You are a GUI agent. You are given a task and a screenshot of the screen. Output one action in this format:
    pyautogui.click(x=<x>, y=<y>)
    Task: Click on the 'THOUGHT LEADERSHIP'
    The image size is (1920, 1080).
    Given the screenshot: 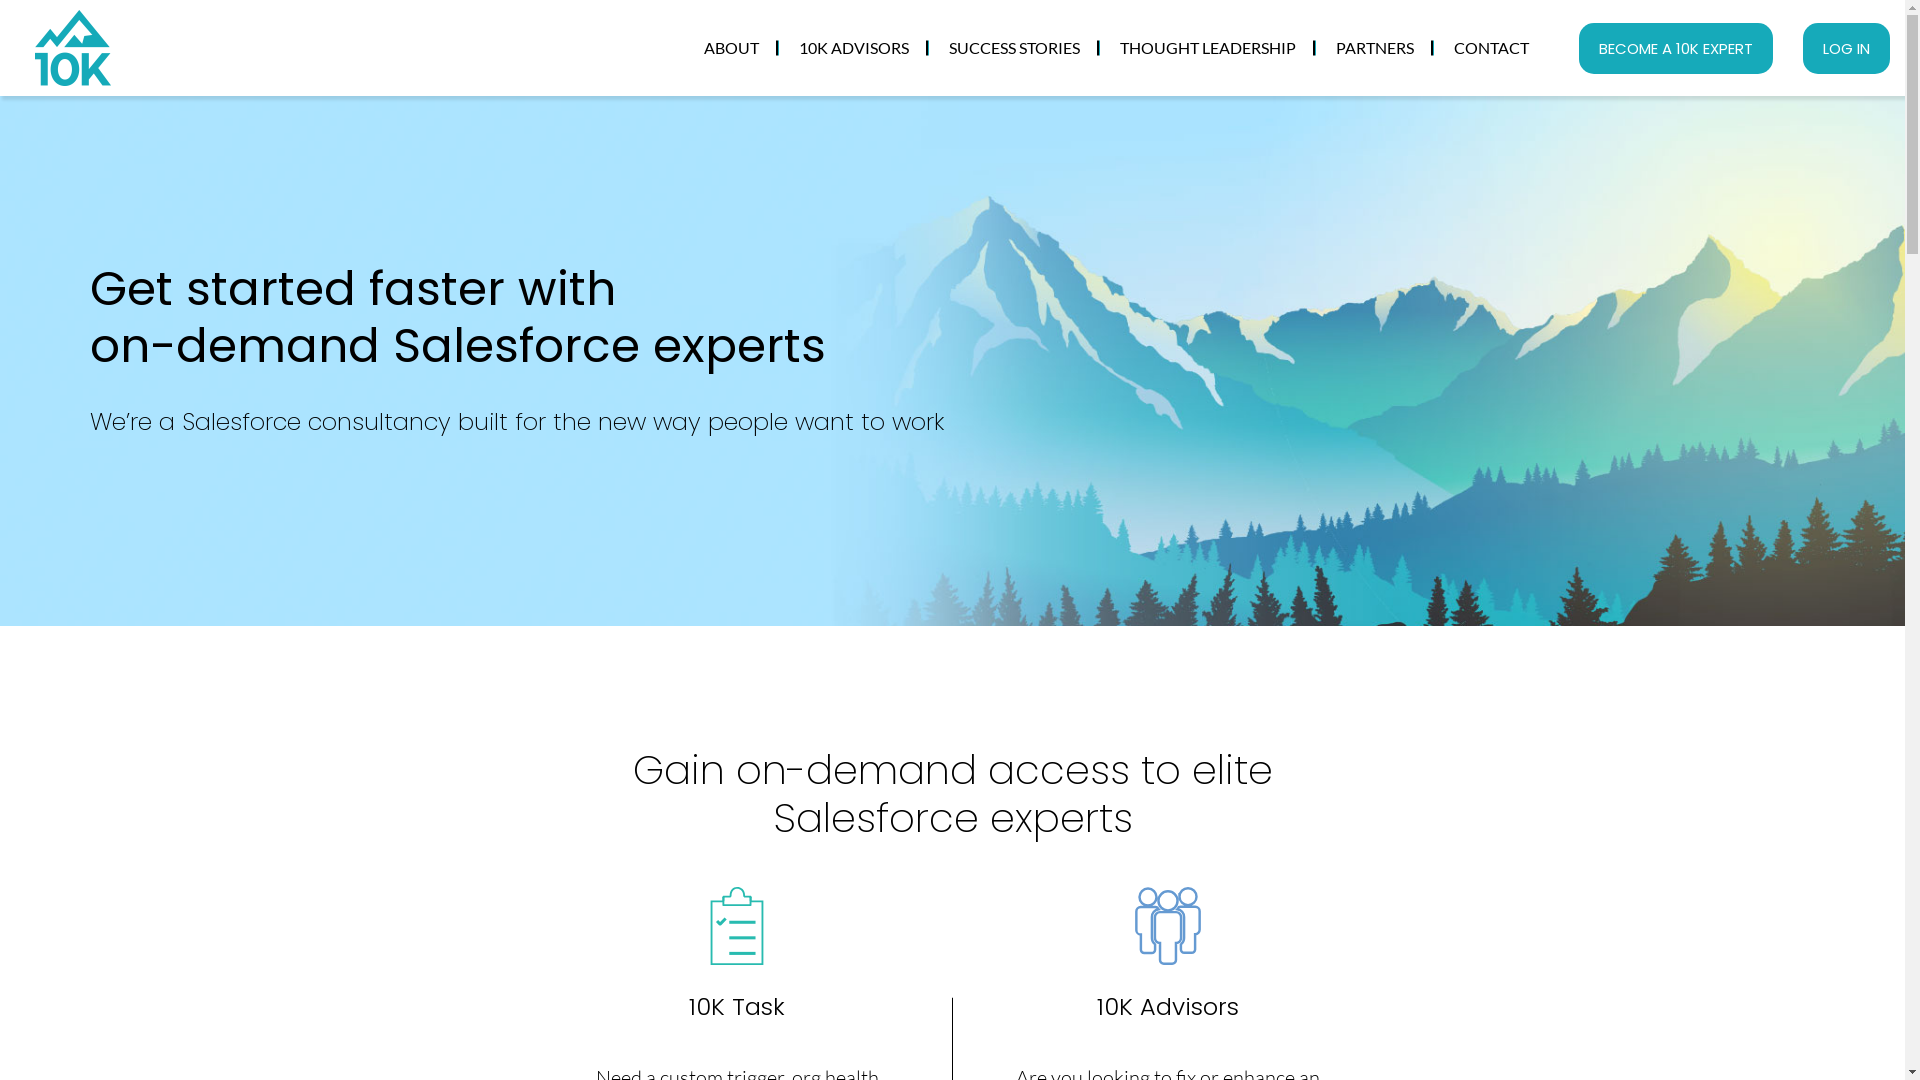 What is the action you would take?
    pyautogui.click(x=1207, y=46)
    